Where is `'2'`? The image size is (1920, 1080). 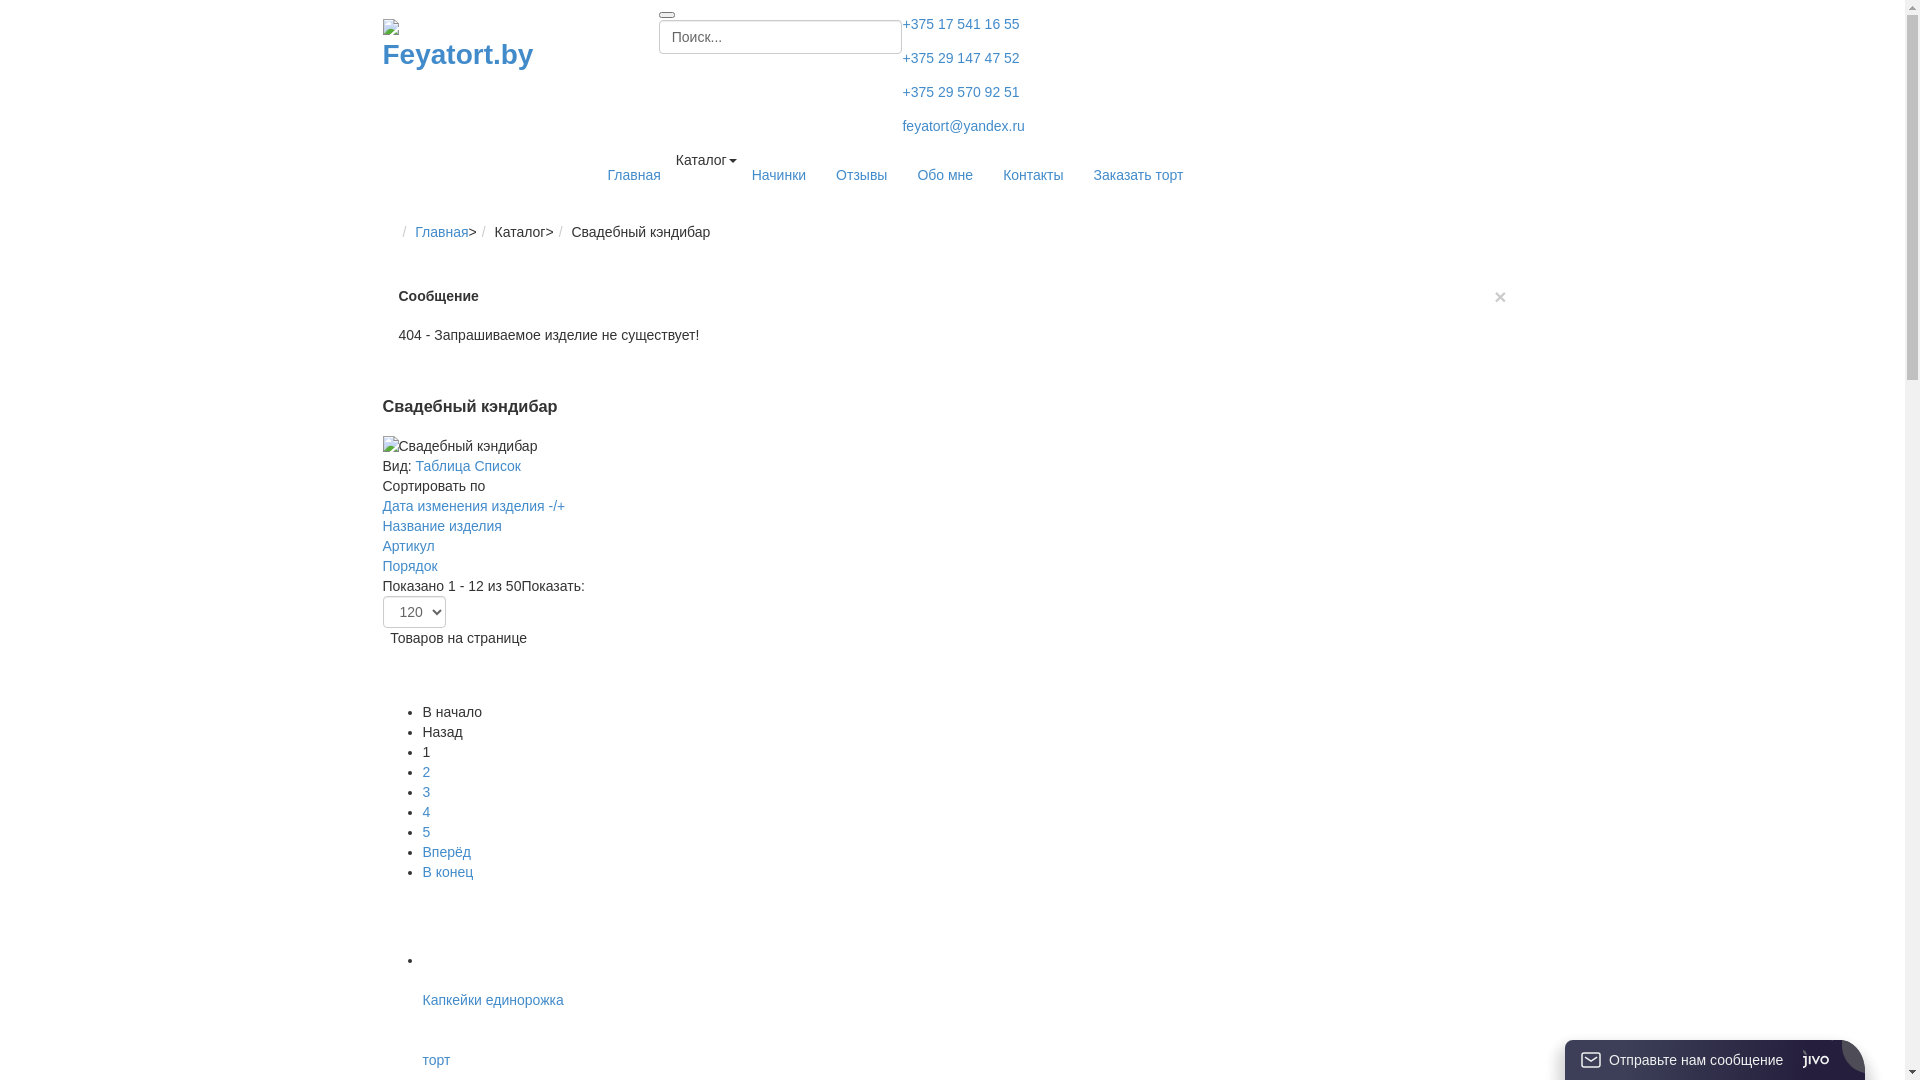
'2' is located at coordinates (425, 770).